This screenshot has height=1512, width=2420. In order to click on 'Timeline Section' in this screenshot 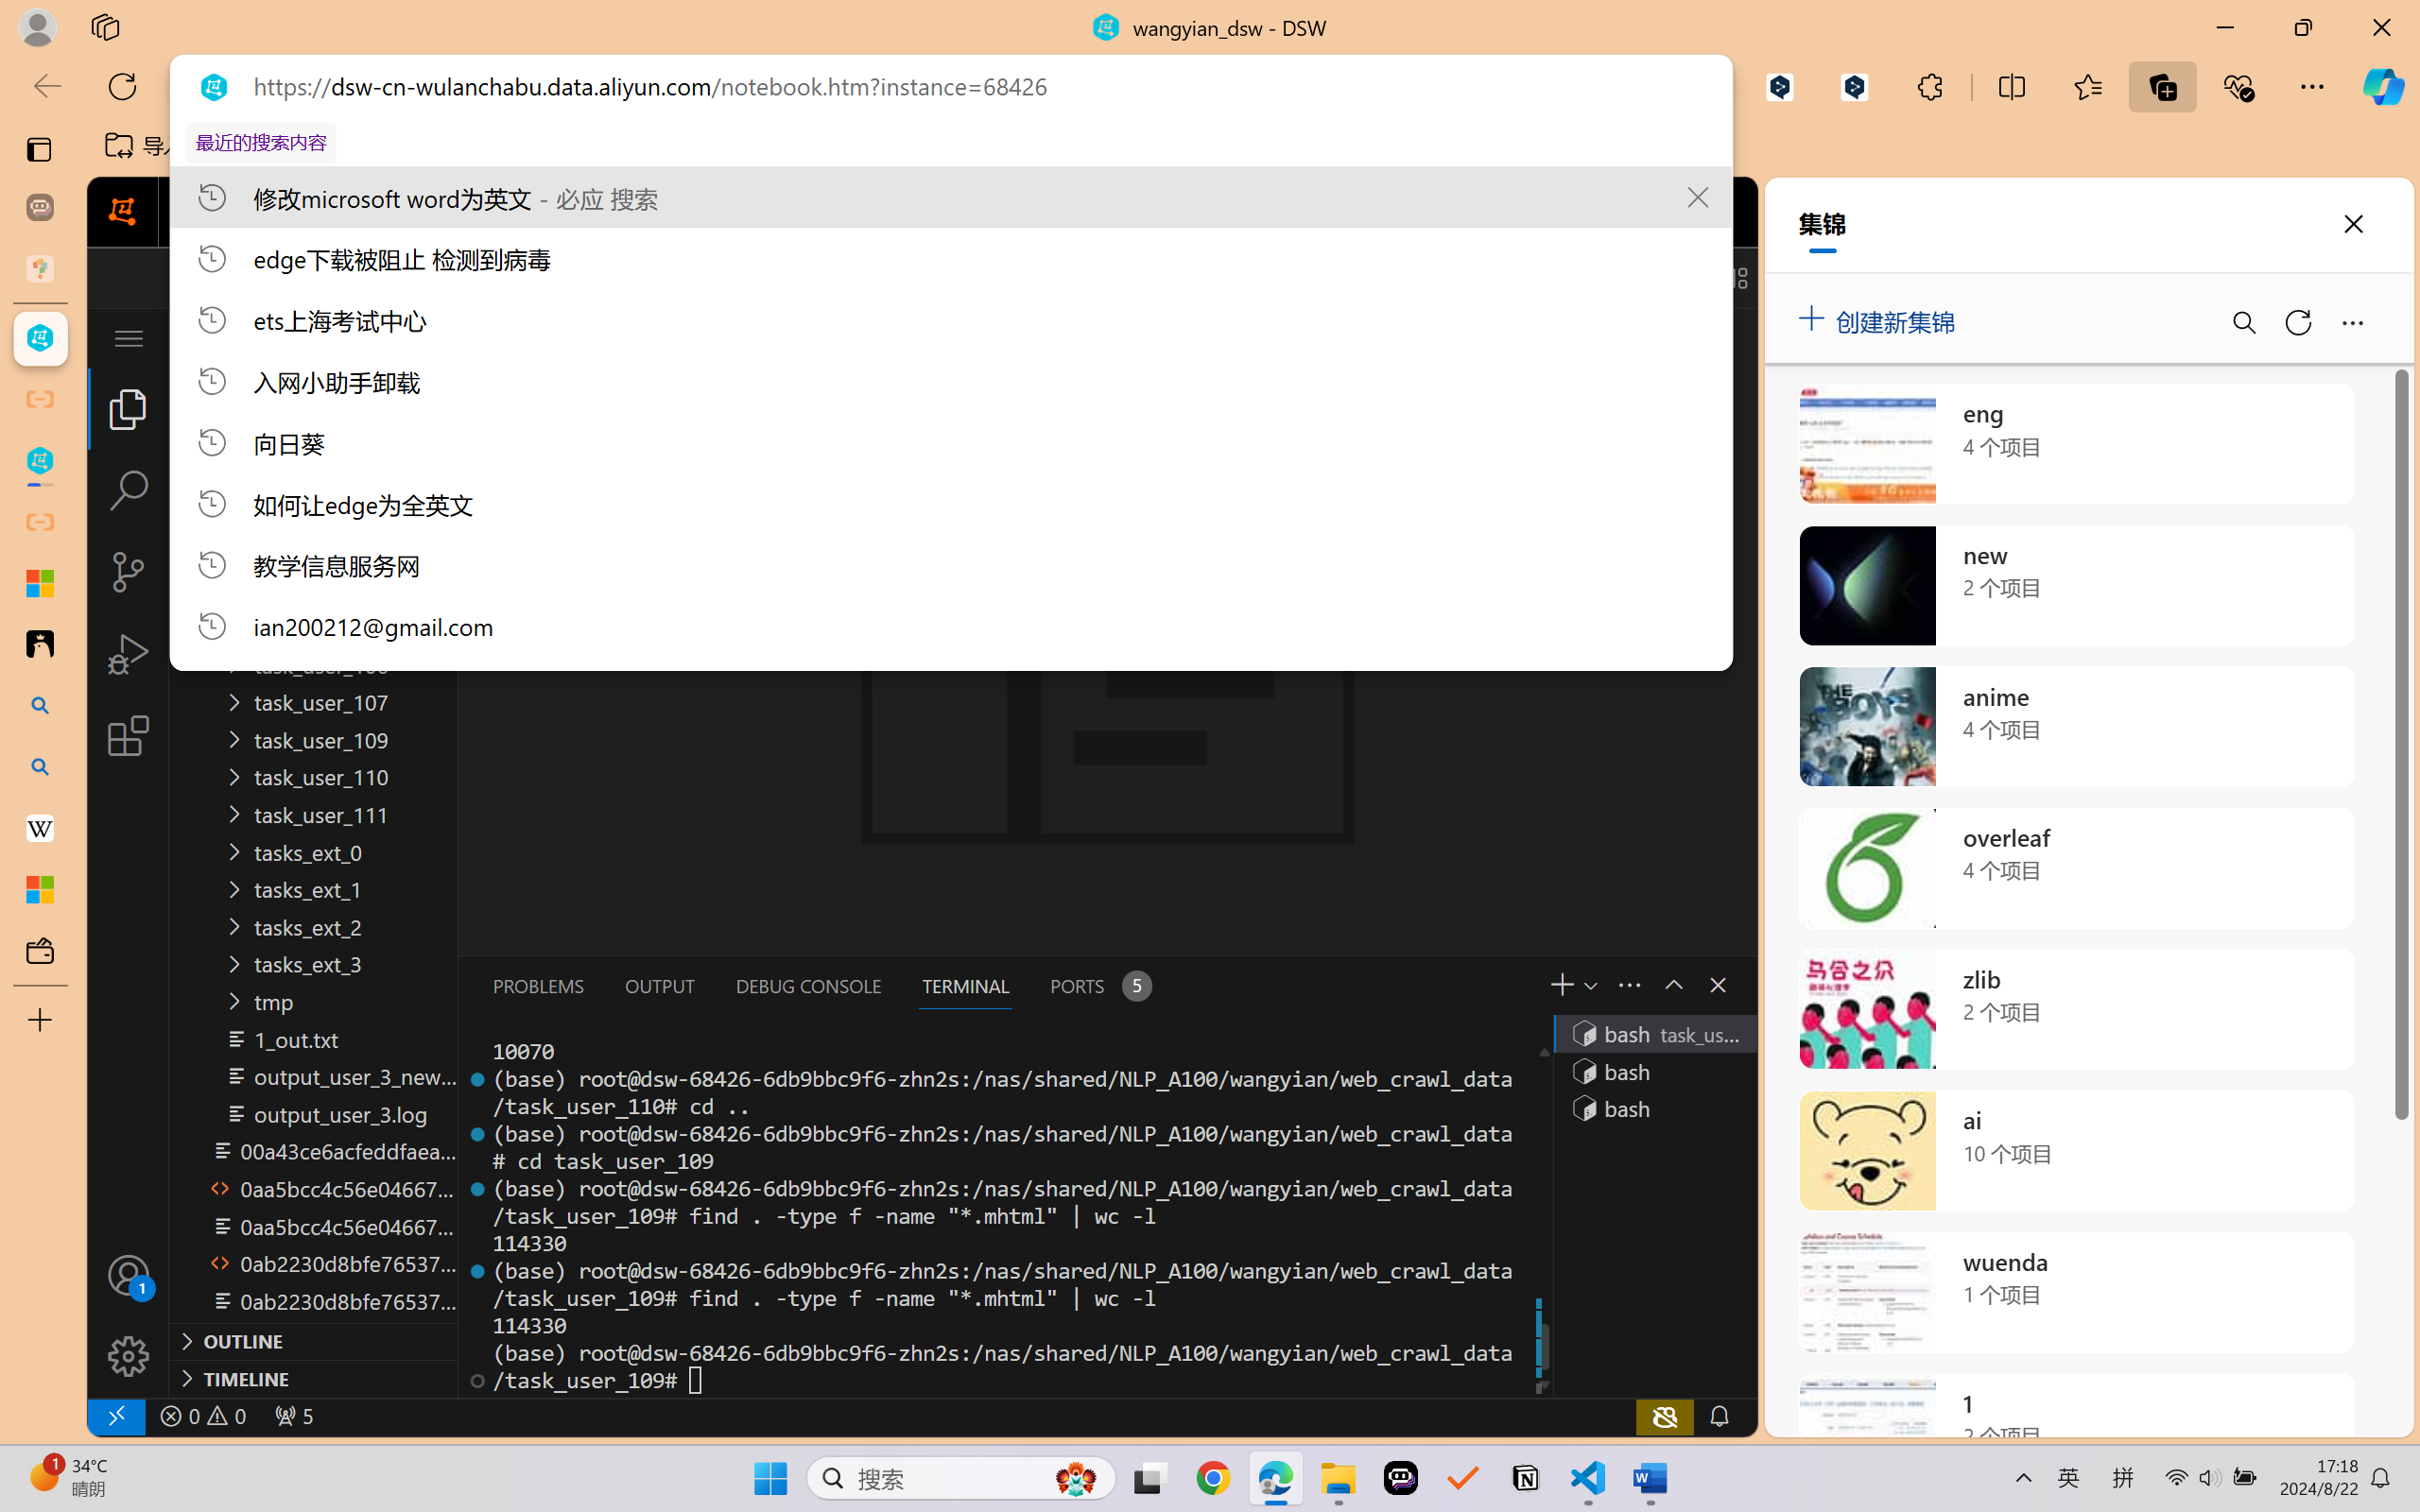, I will do `click(313, 1378)`.